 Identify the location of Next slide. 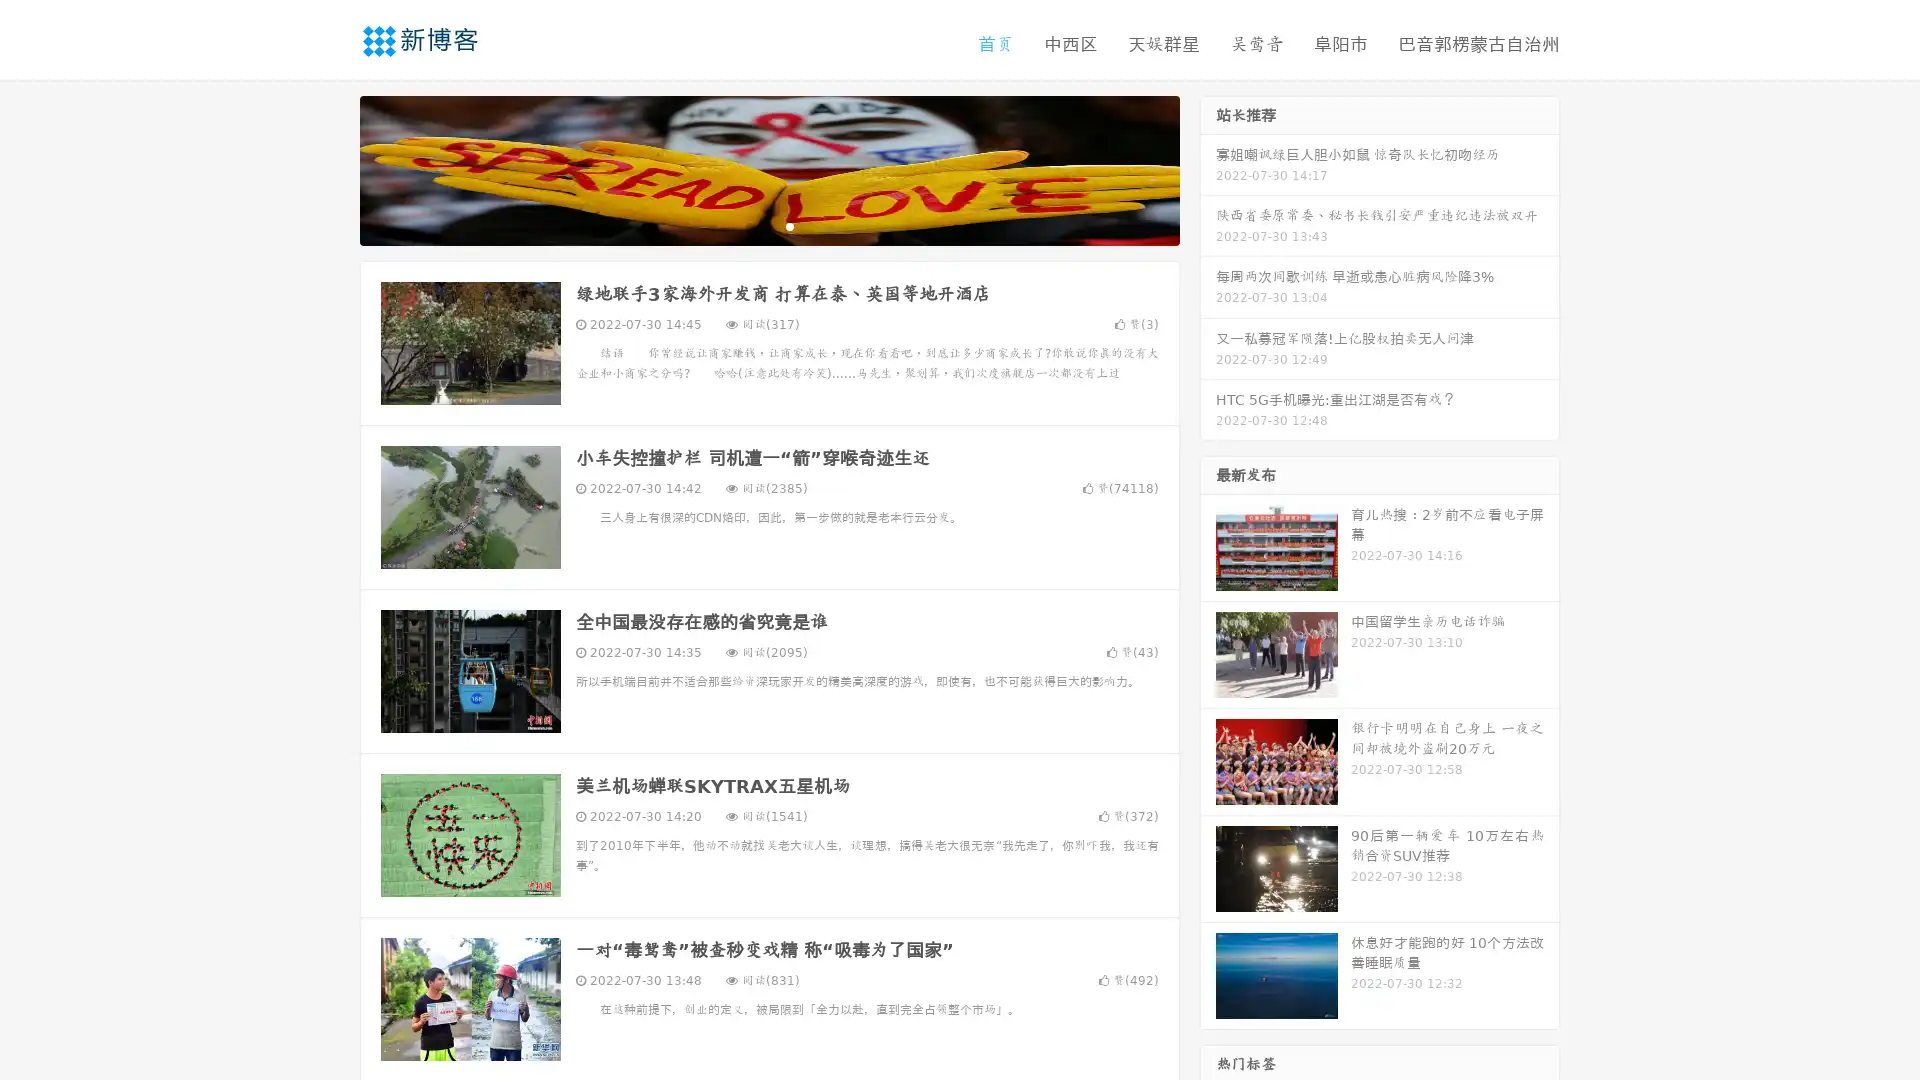
(1208, 168).